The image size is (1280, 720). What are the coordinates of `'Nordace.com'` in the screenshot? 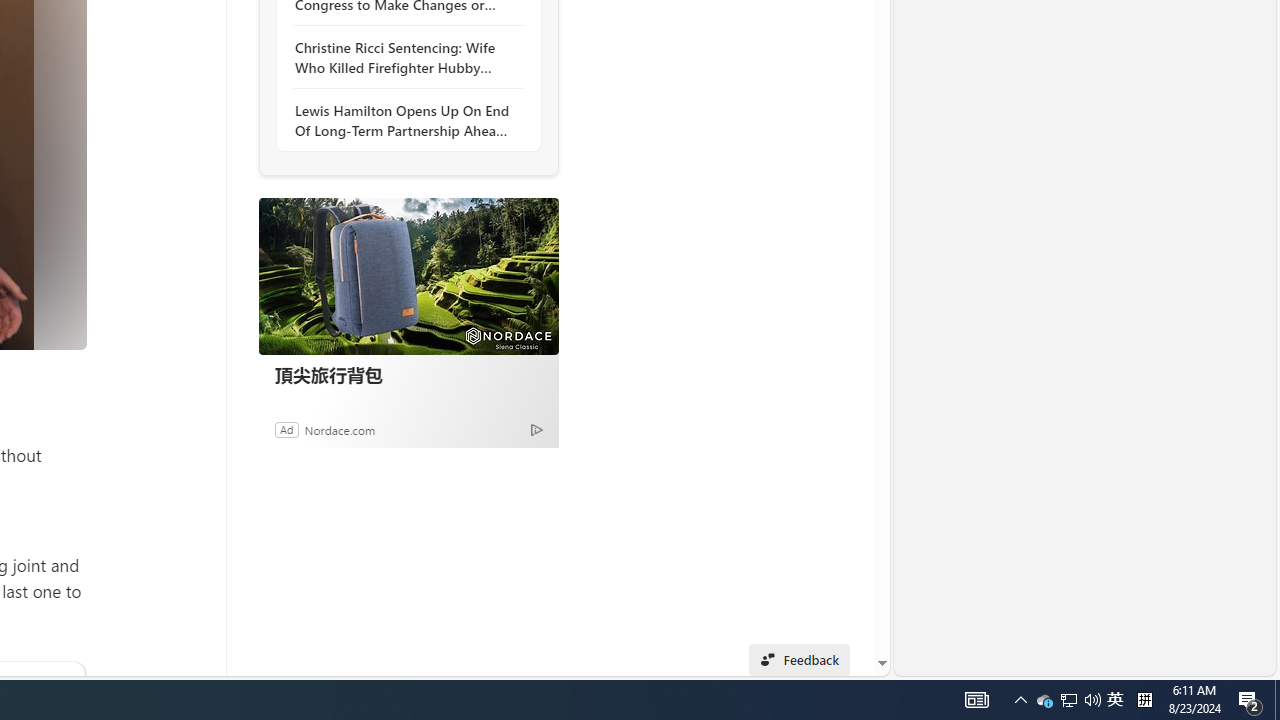 It's located at (339, 428).